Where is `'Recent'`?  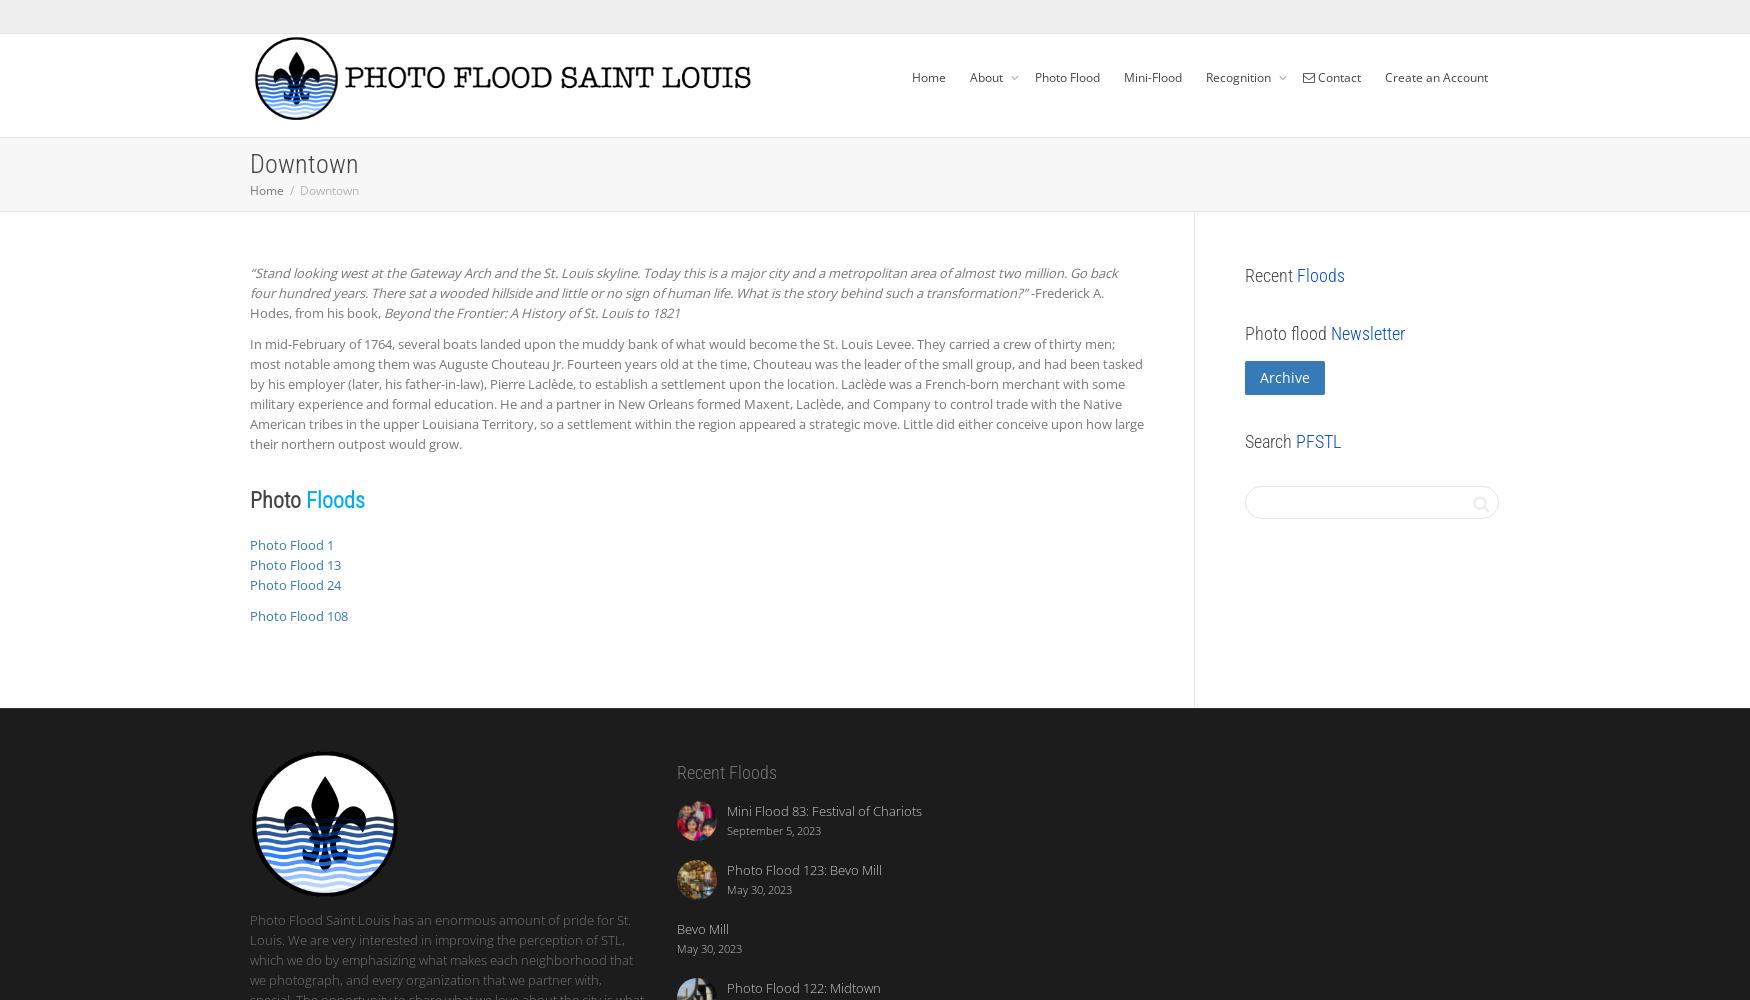 'Recent' is located at coordinates (1270, 275).